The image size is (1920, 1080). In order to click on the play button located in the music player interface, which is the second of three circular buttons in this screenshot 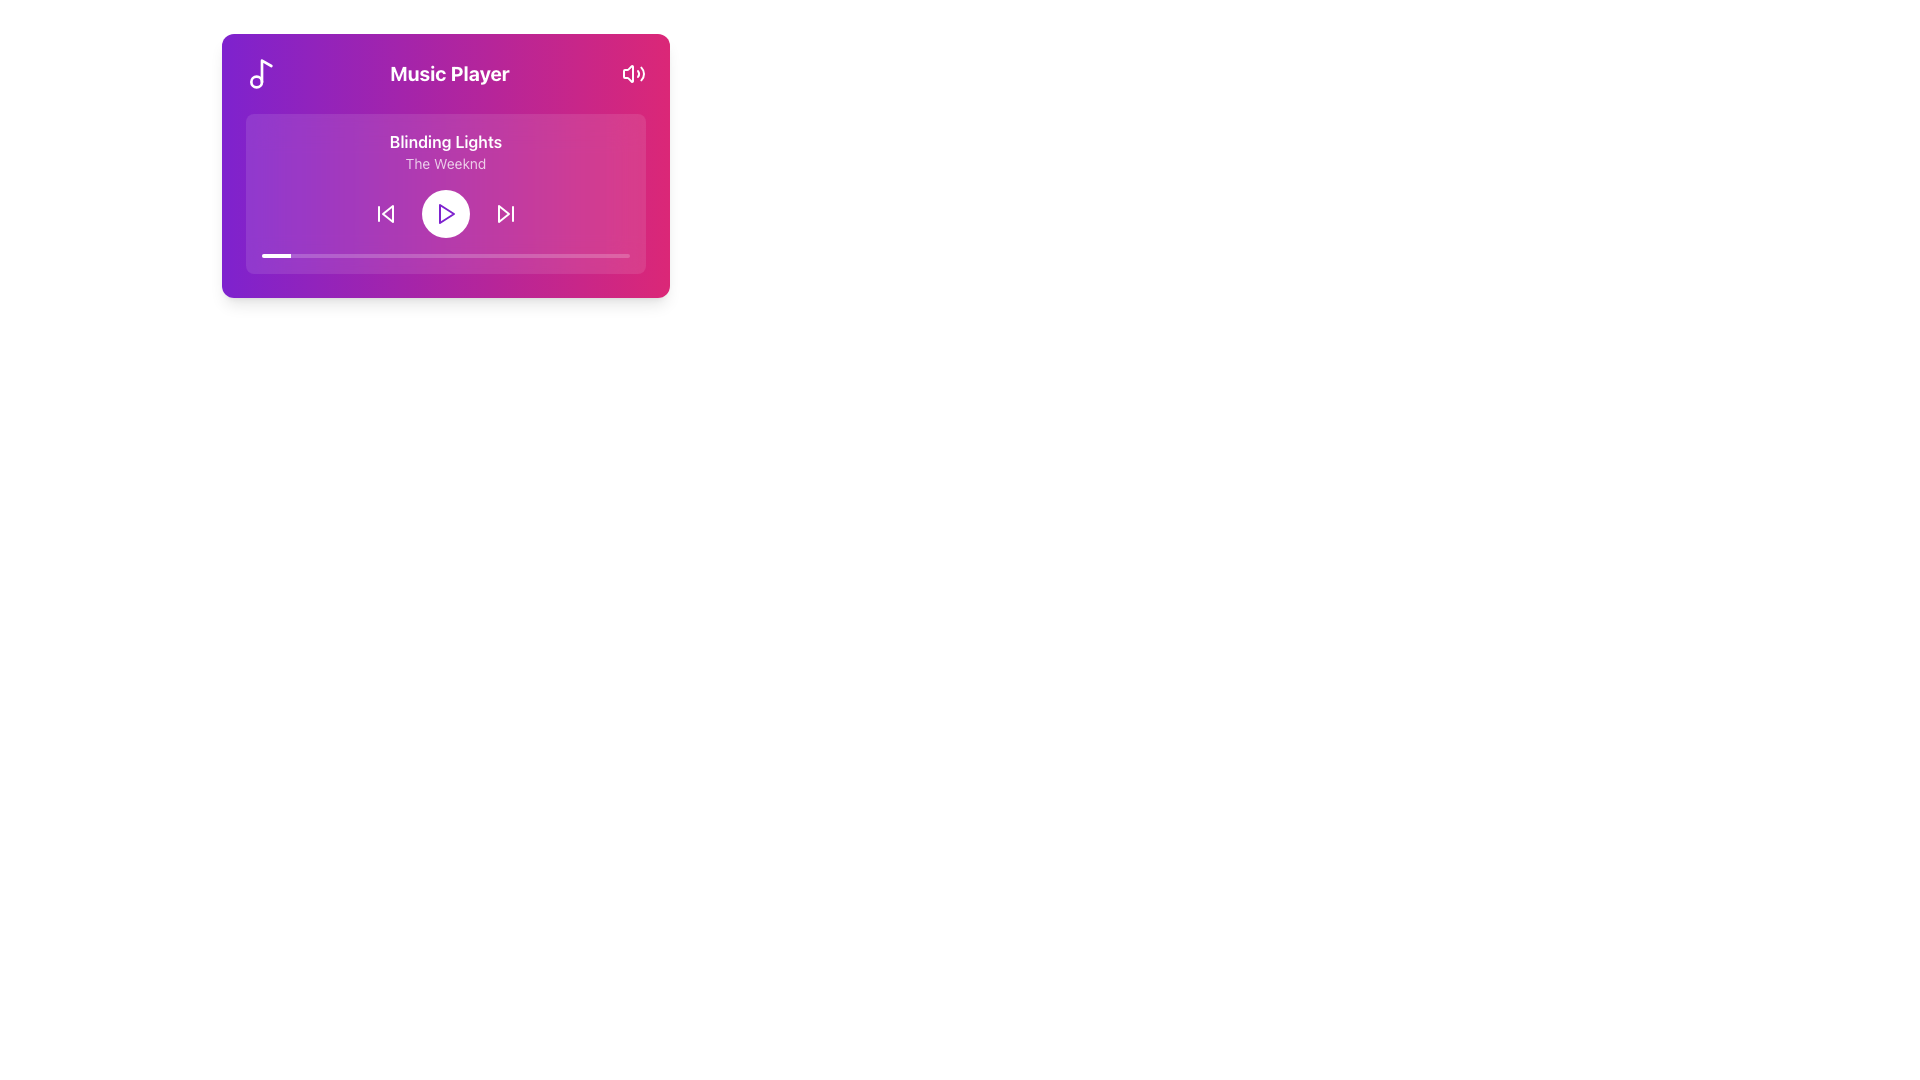, I will do `click(445, 213)`.